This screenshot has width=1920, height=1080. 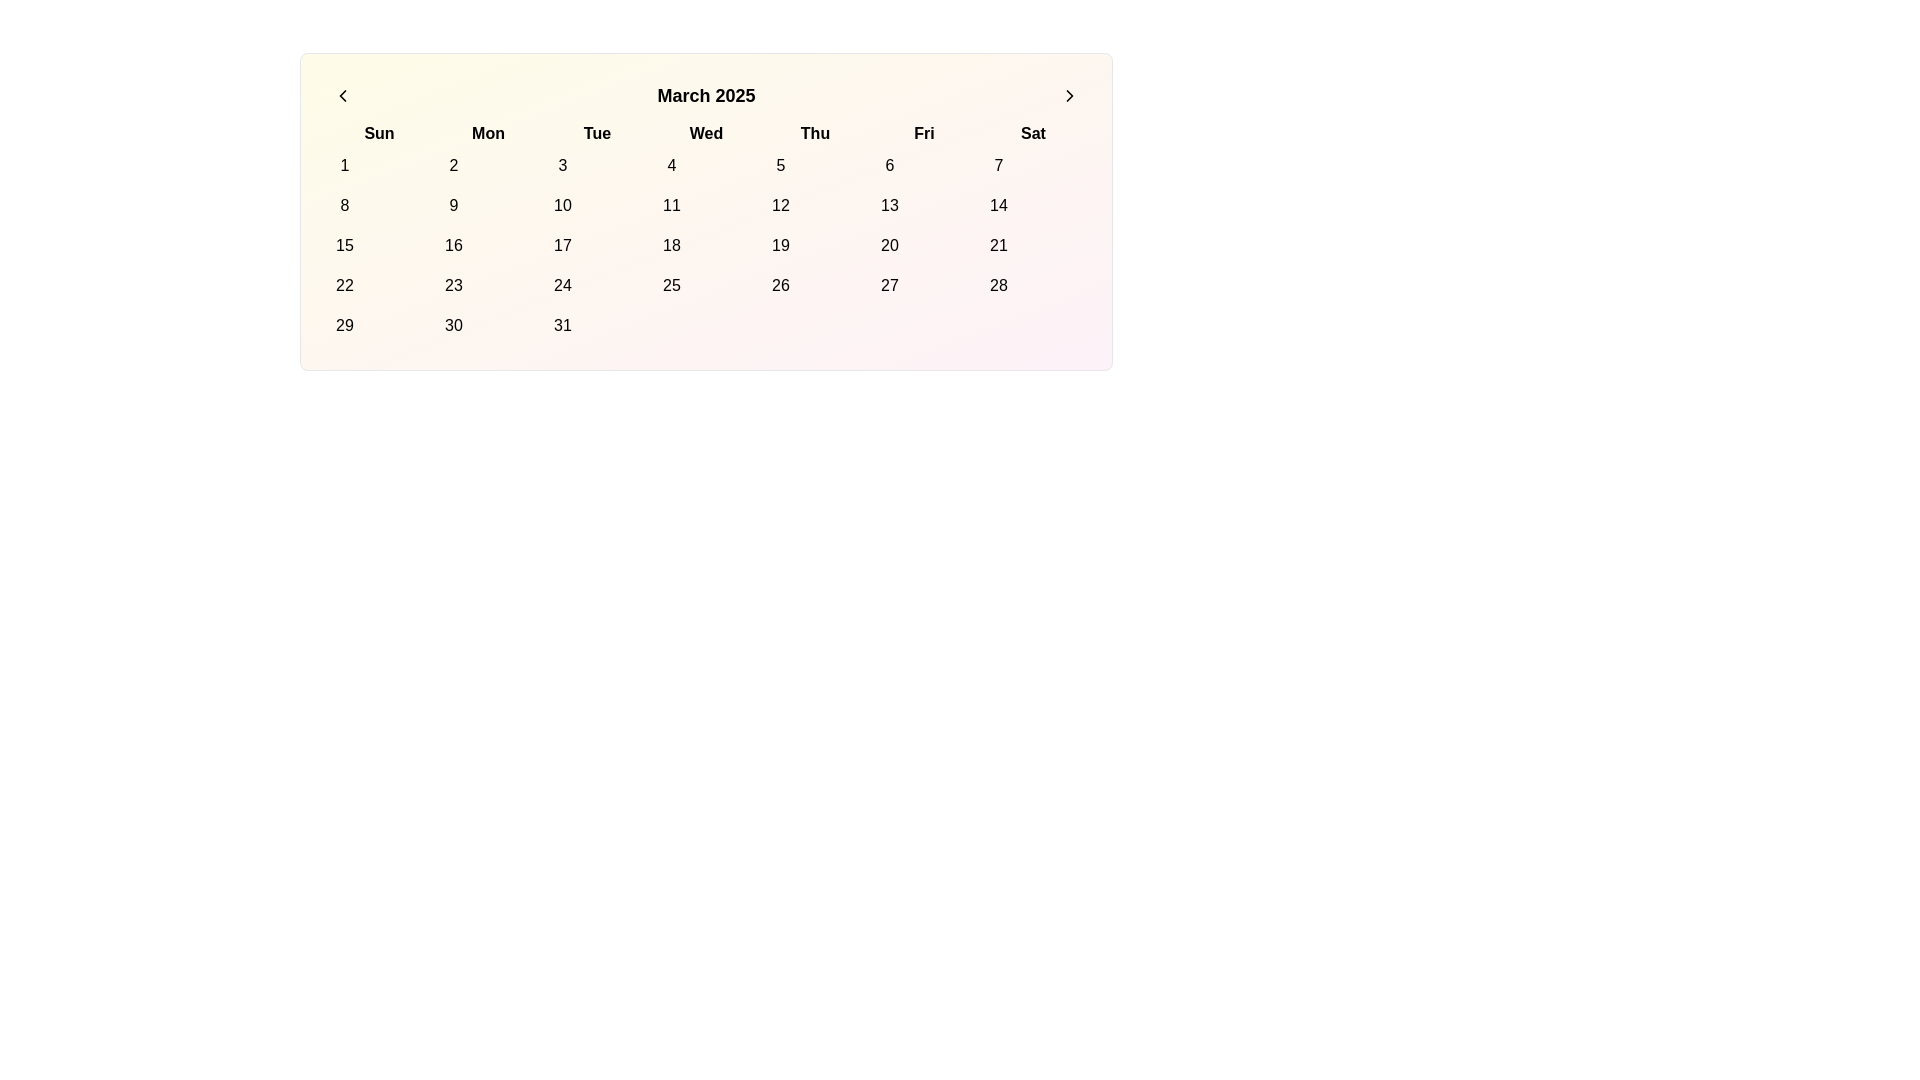 I want to click on the circular calendar date button displaying the number '17', so click(x=561, y=245).